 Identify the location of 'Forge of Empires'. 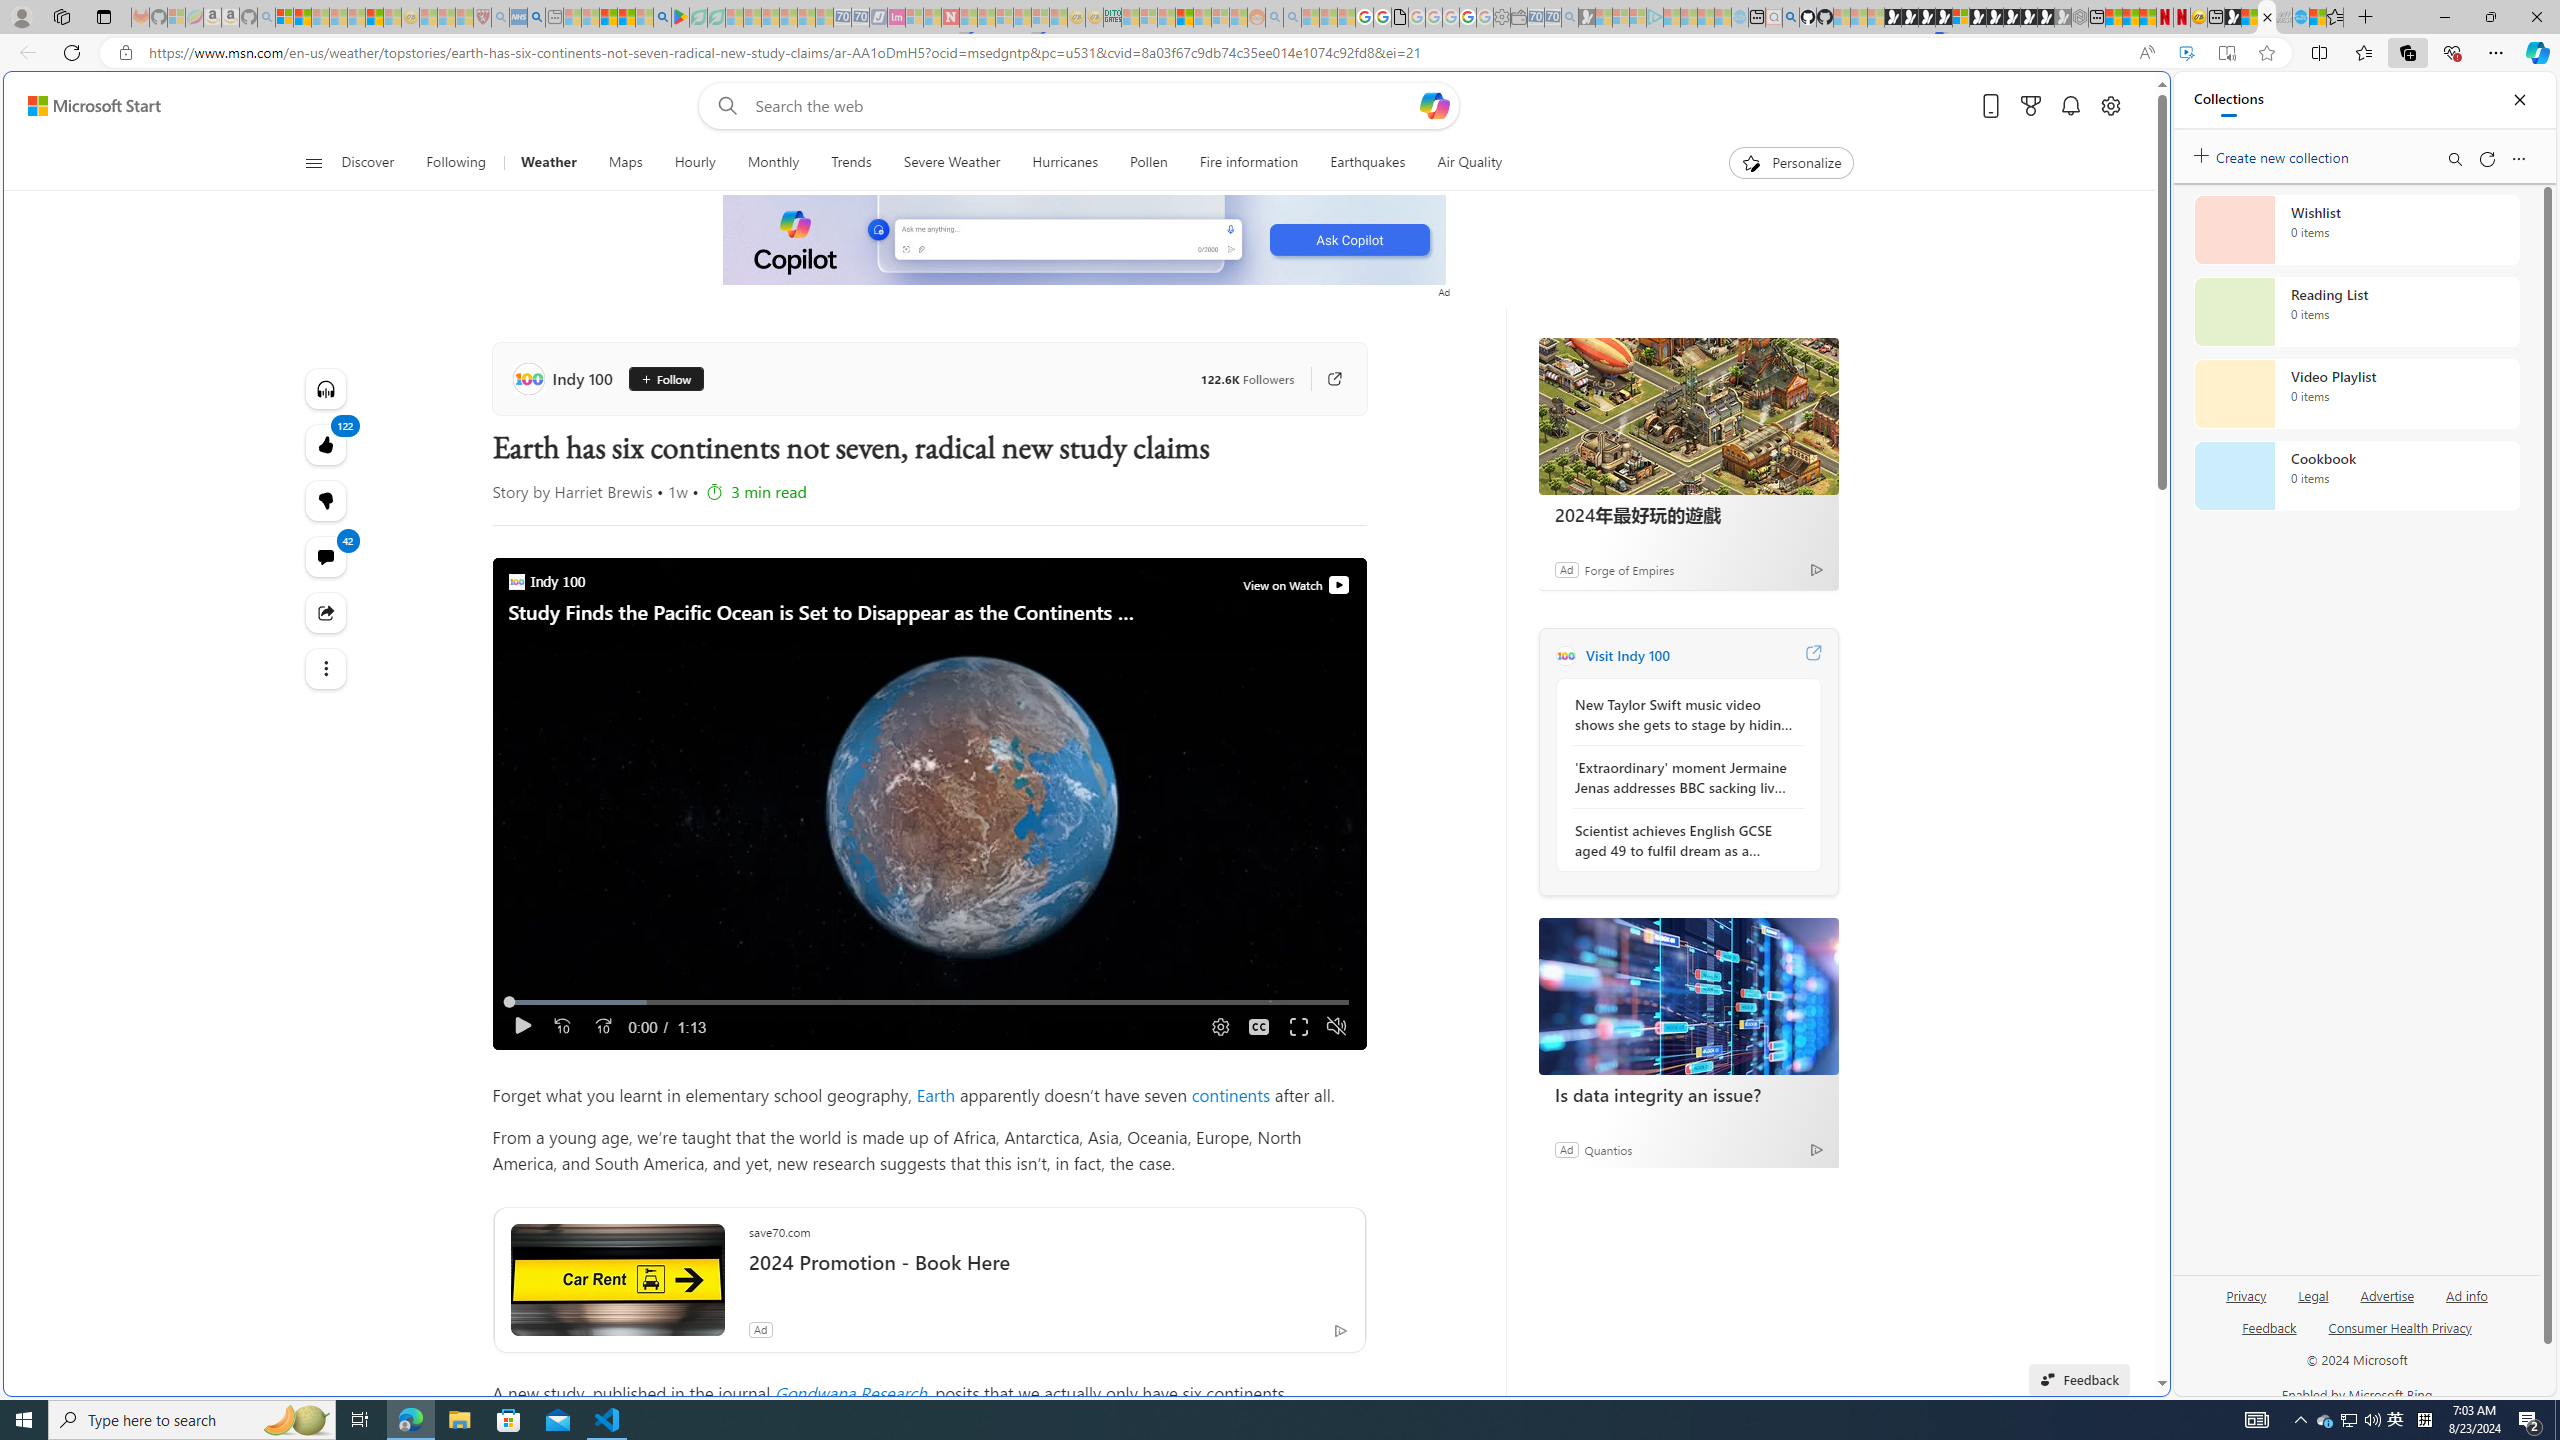
(1628, 568).